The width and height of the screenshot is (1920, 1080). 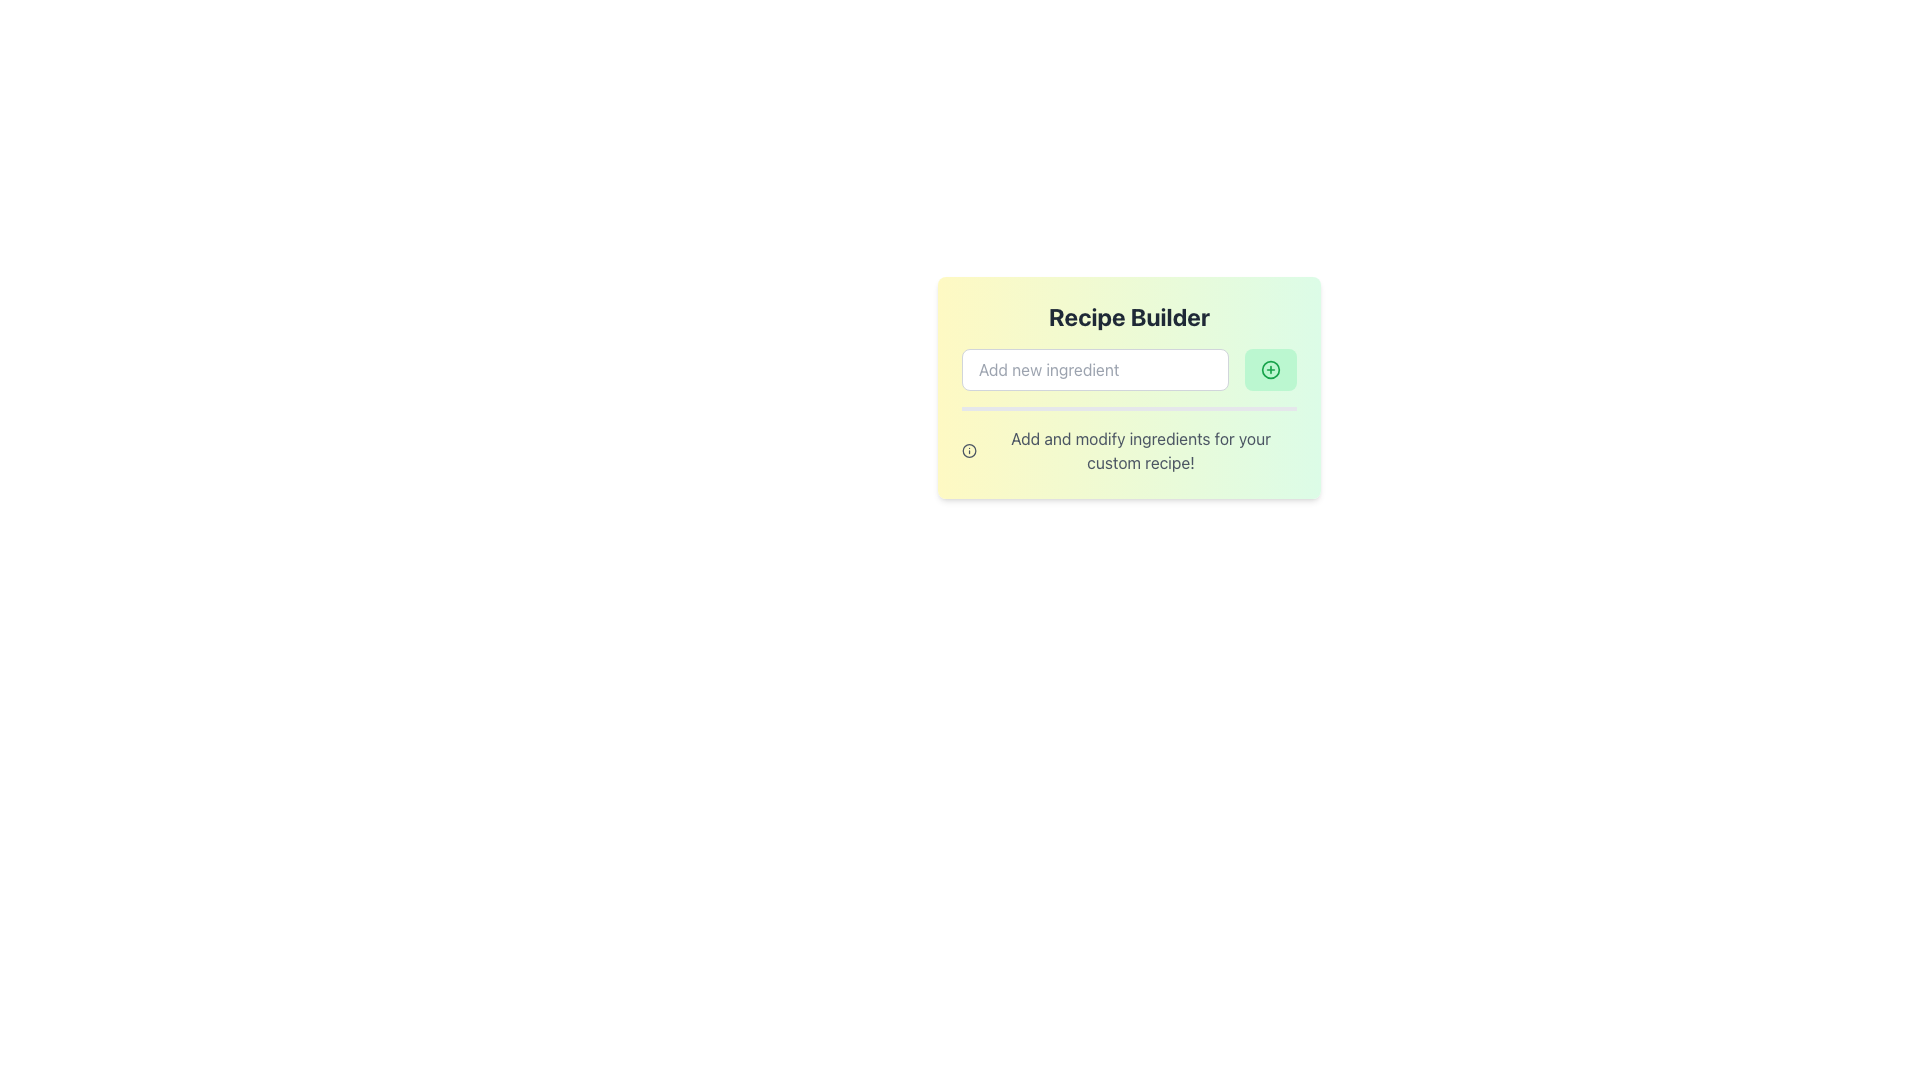 I want to click on the circular plus icon within the green-bordered square button in the Recipe Builder, so click(x=1270, y=370).